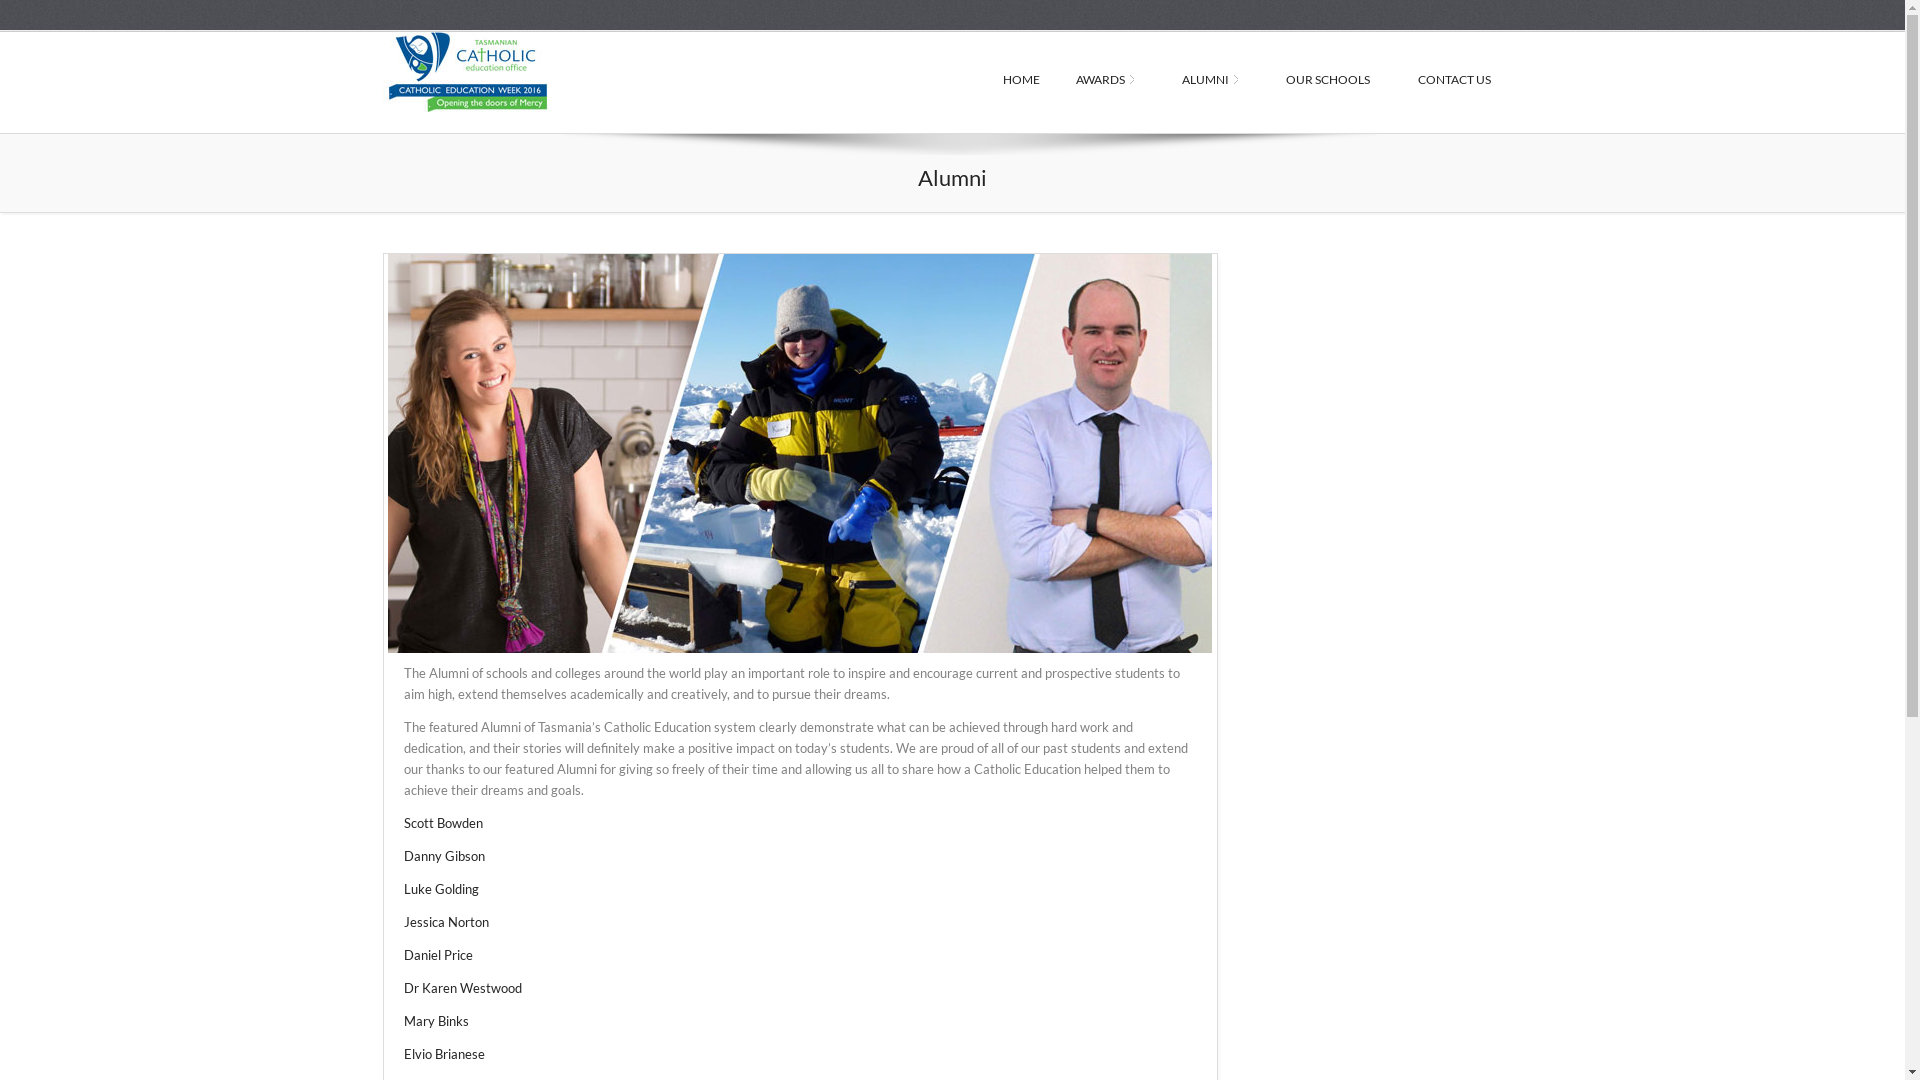 This screenshot has height=1080, width=1920. I want to click on 'Elvio Brianese', so click(443, 1052).